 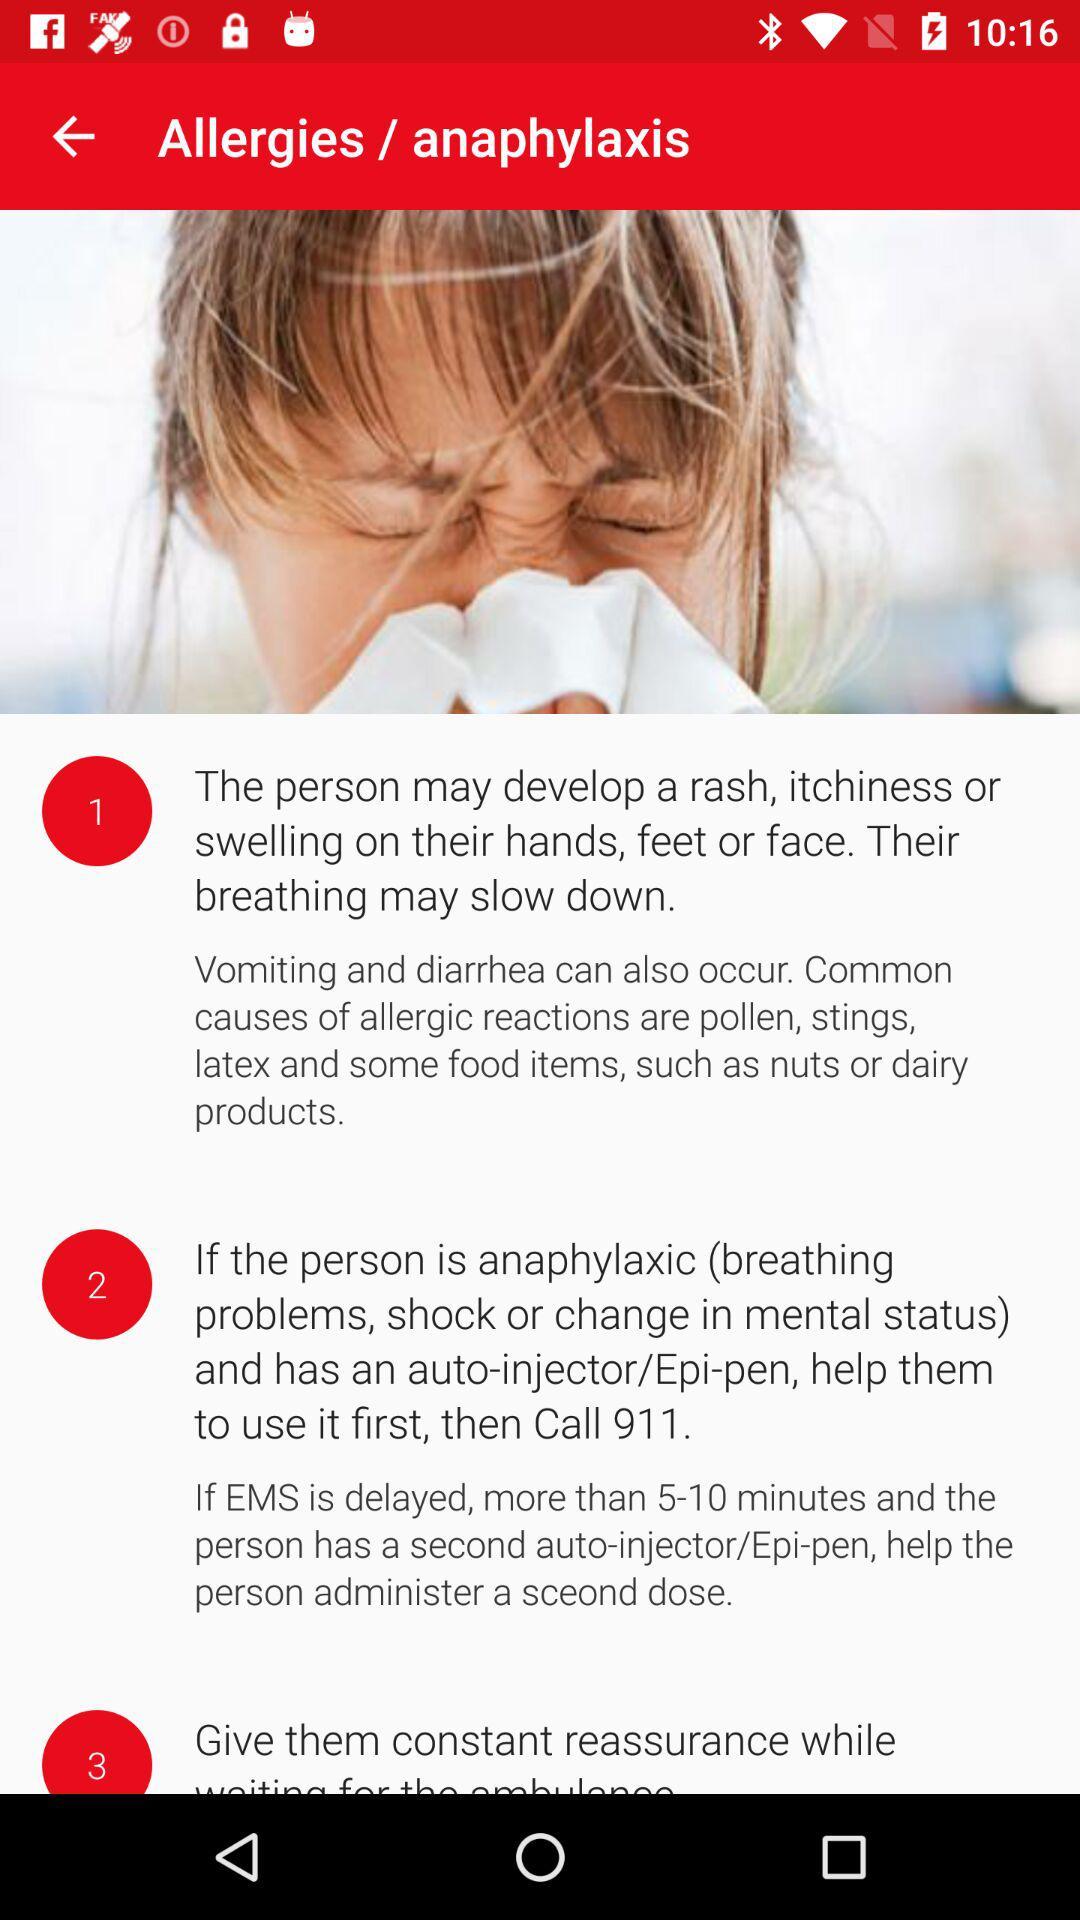 What do you see at coordinates (72, 135) in the screenshot?
I see `the item next to the allergies / anaphylaxis` at bounding box center [72, 135].